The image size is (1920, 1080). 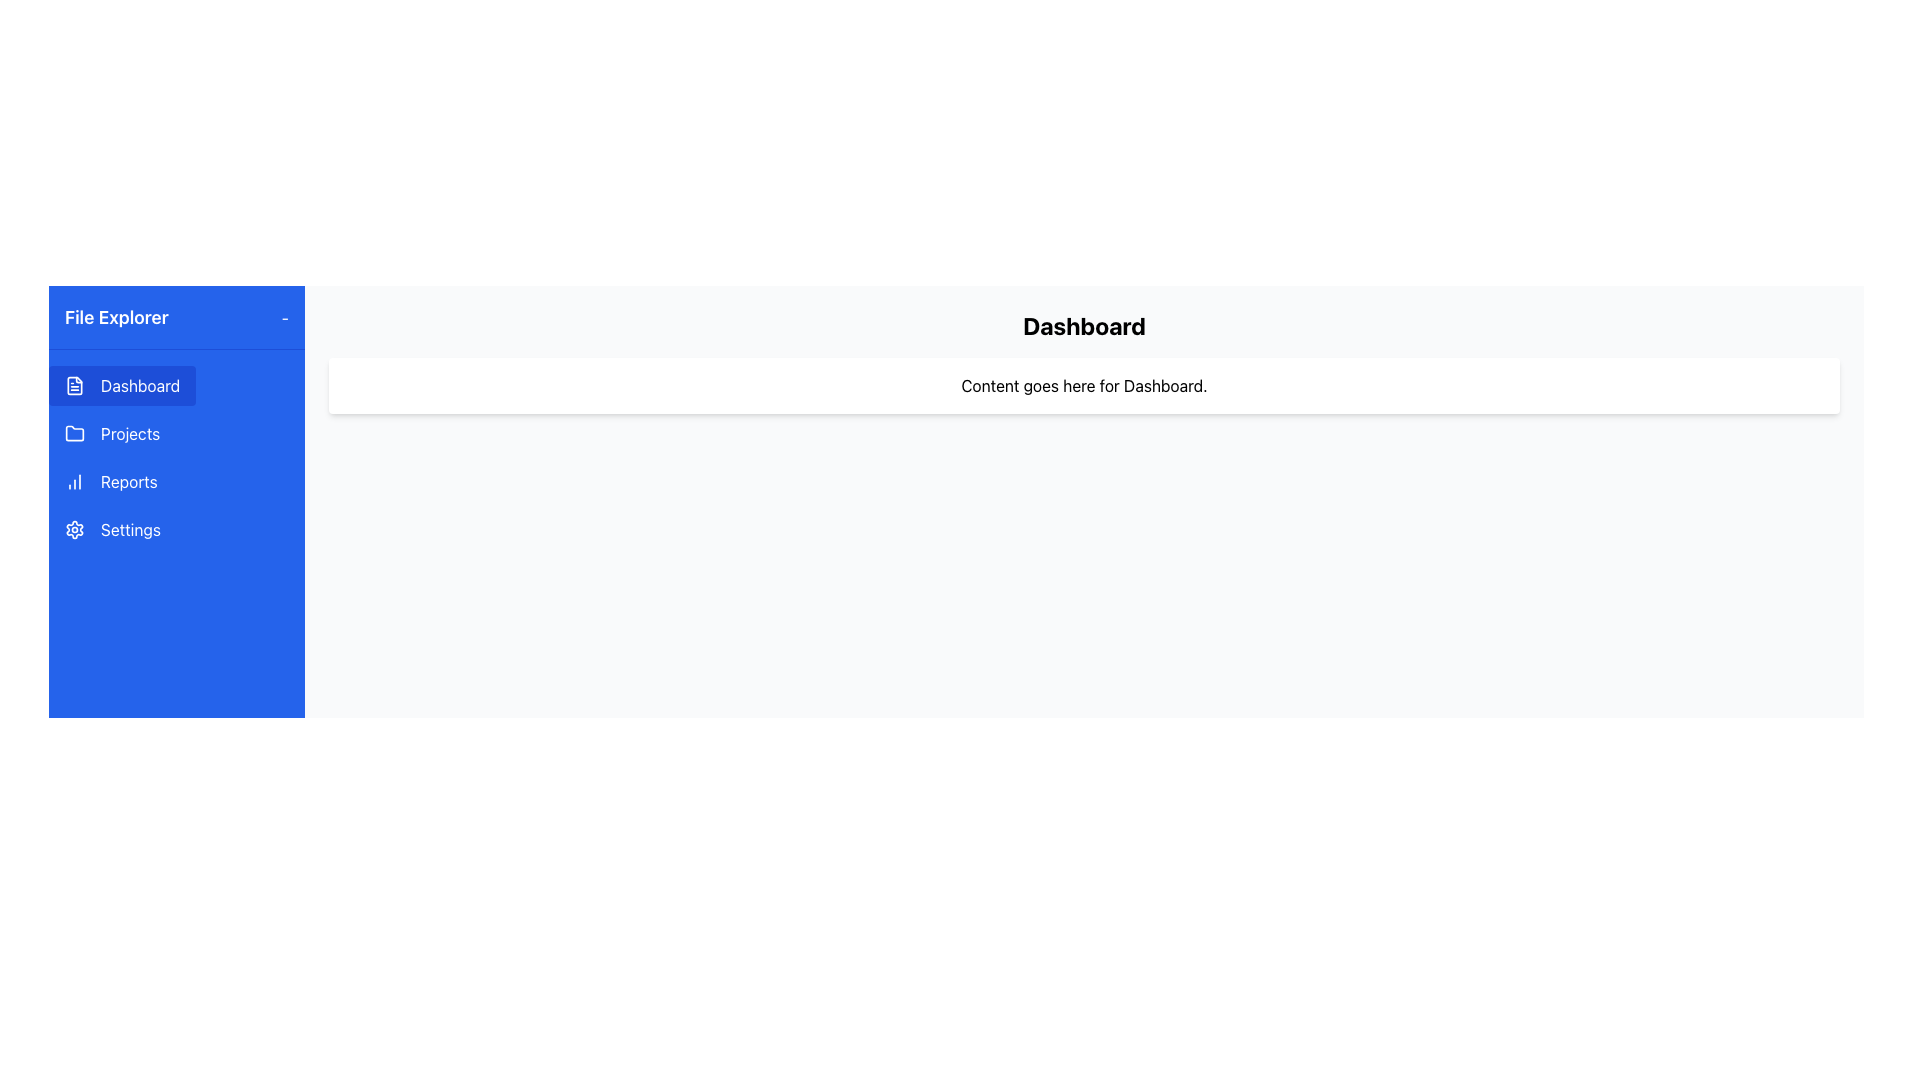 I want to click on the button located in the top right corner of the 'File Explorer' panel, so click(x=284, y=316).